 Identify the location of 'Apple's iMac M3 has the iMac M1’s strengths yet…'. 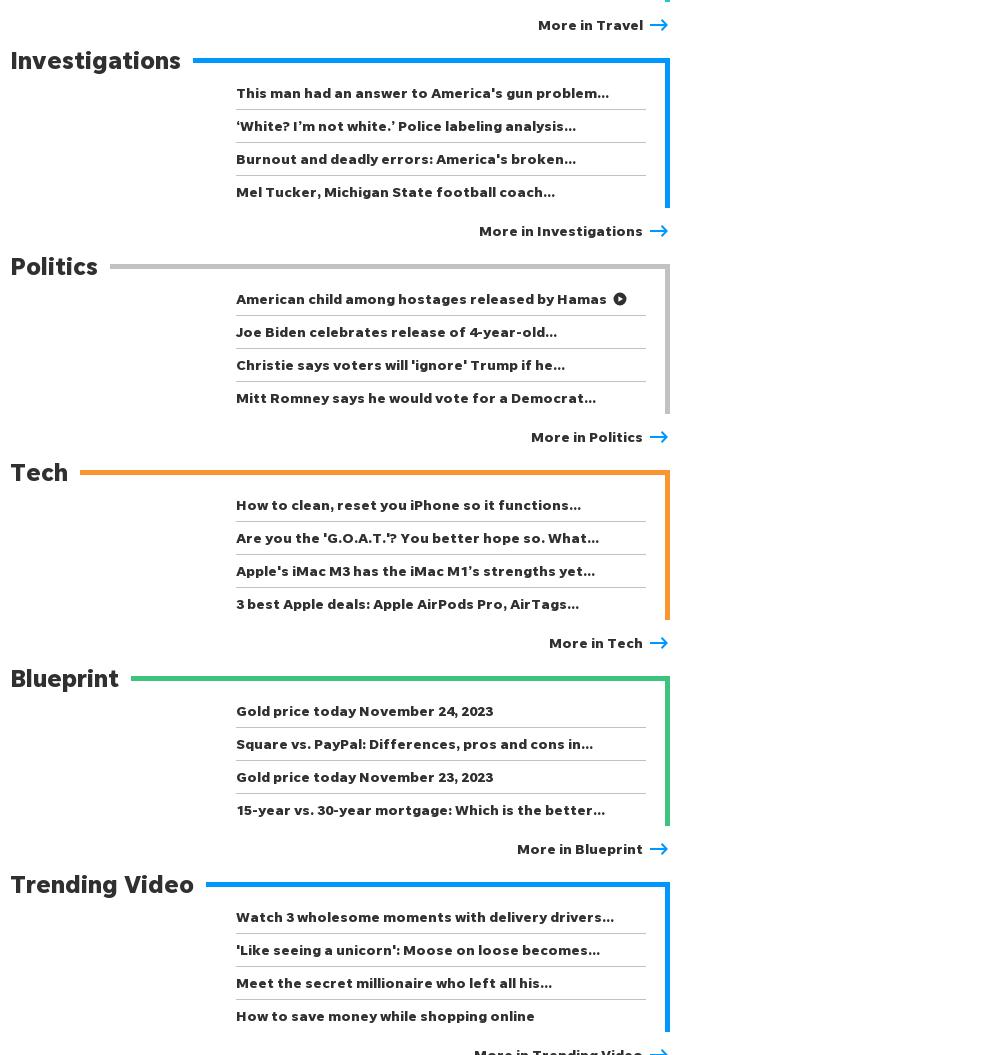
(415, 569).